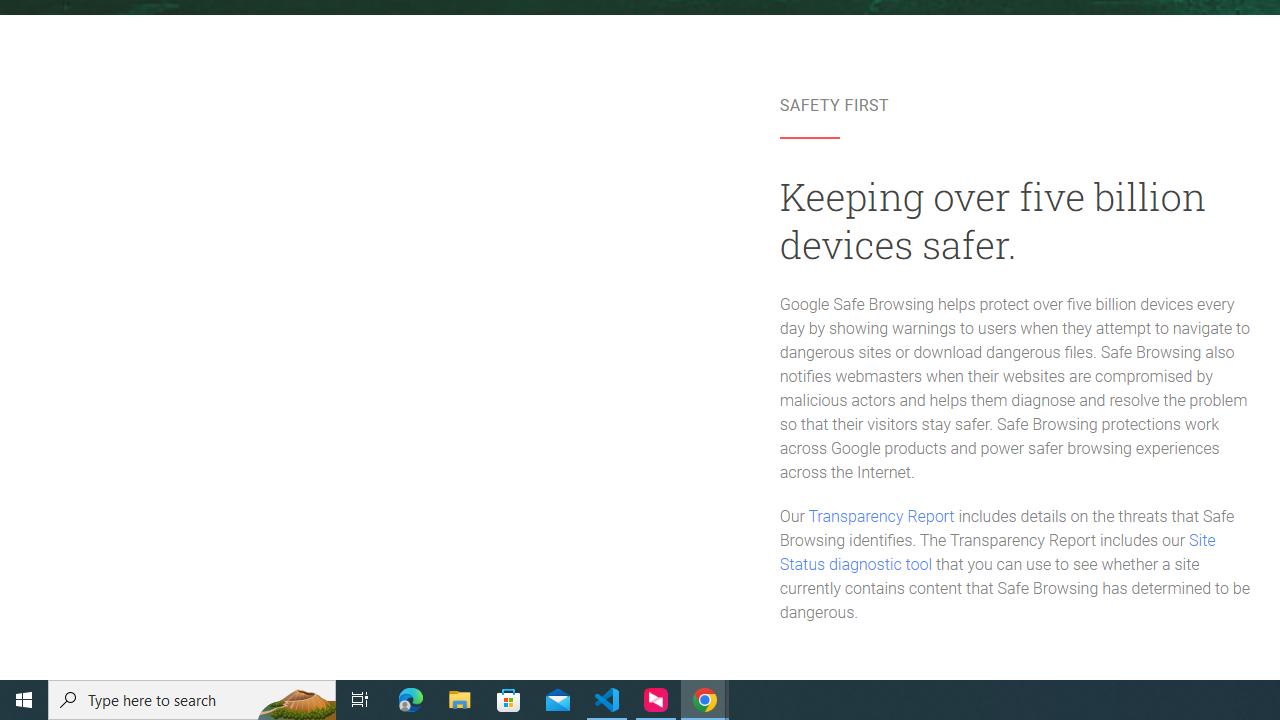 The height and width of the screenshot is (720, 1280). What do you see at coordinates (880, 515) in the screenshot?
I see `'Transparency Report'` at bounding box center [880, 515].